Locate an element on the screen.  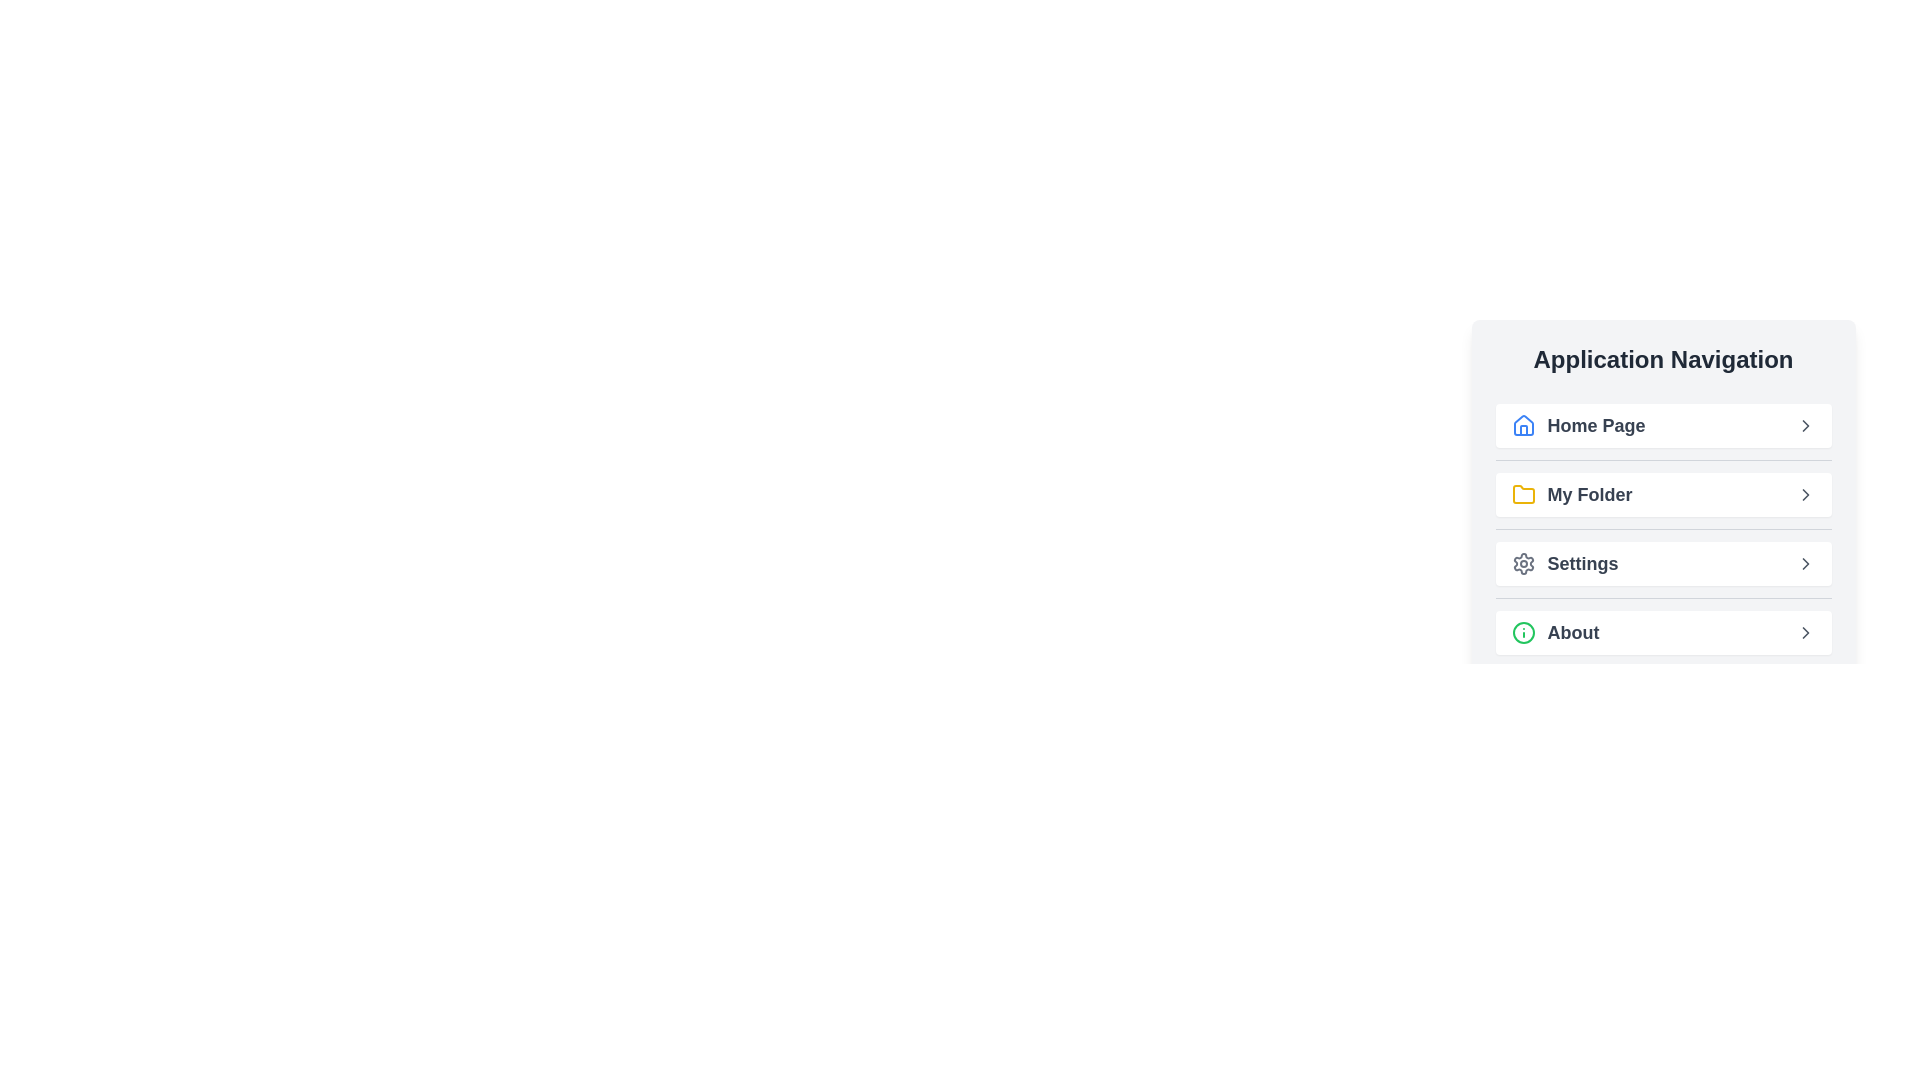
the first navigation button on the right side of the interface is located at coordinates (1577, 424).